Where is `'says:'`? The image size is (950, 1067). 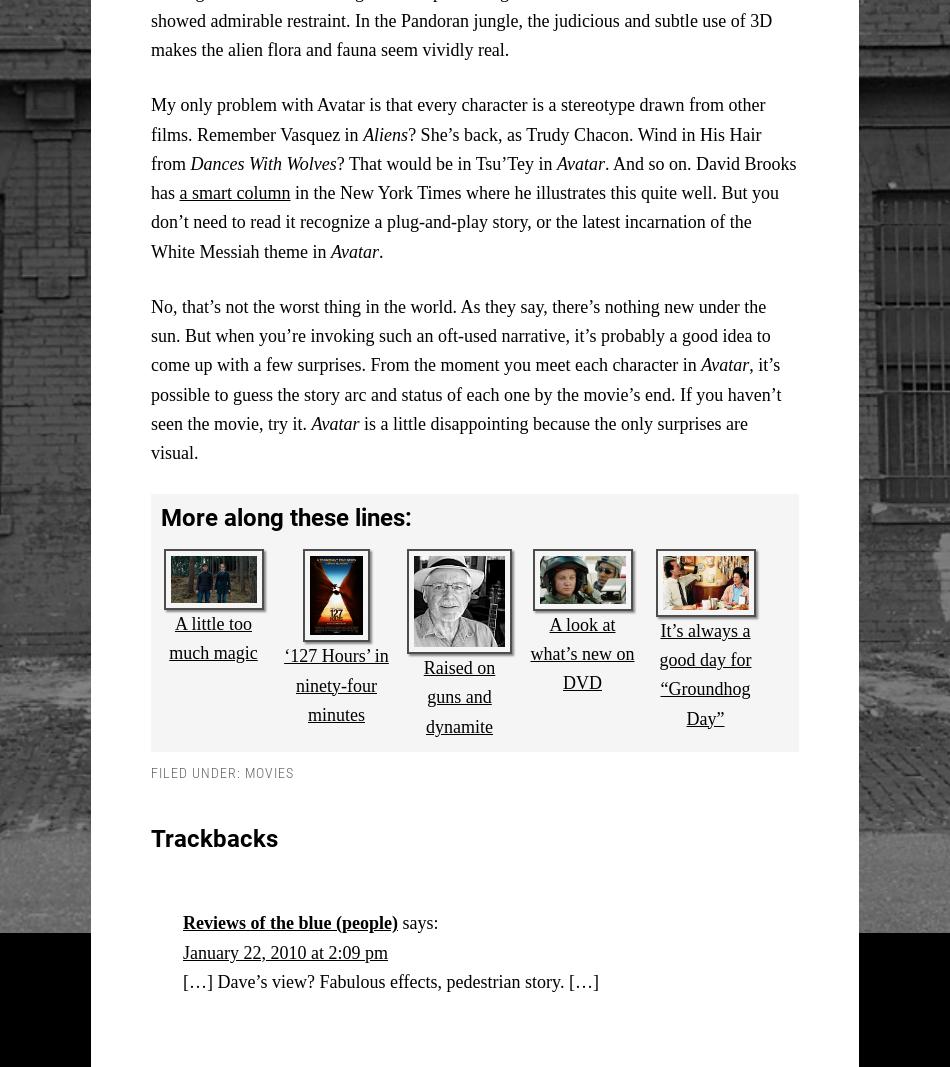
'says:' is located at coordinates (418, 922).